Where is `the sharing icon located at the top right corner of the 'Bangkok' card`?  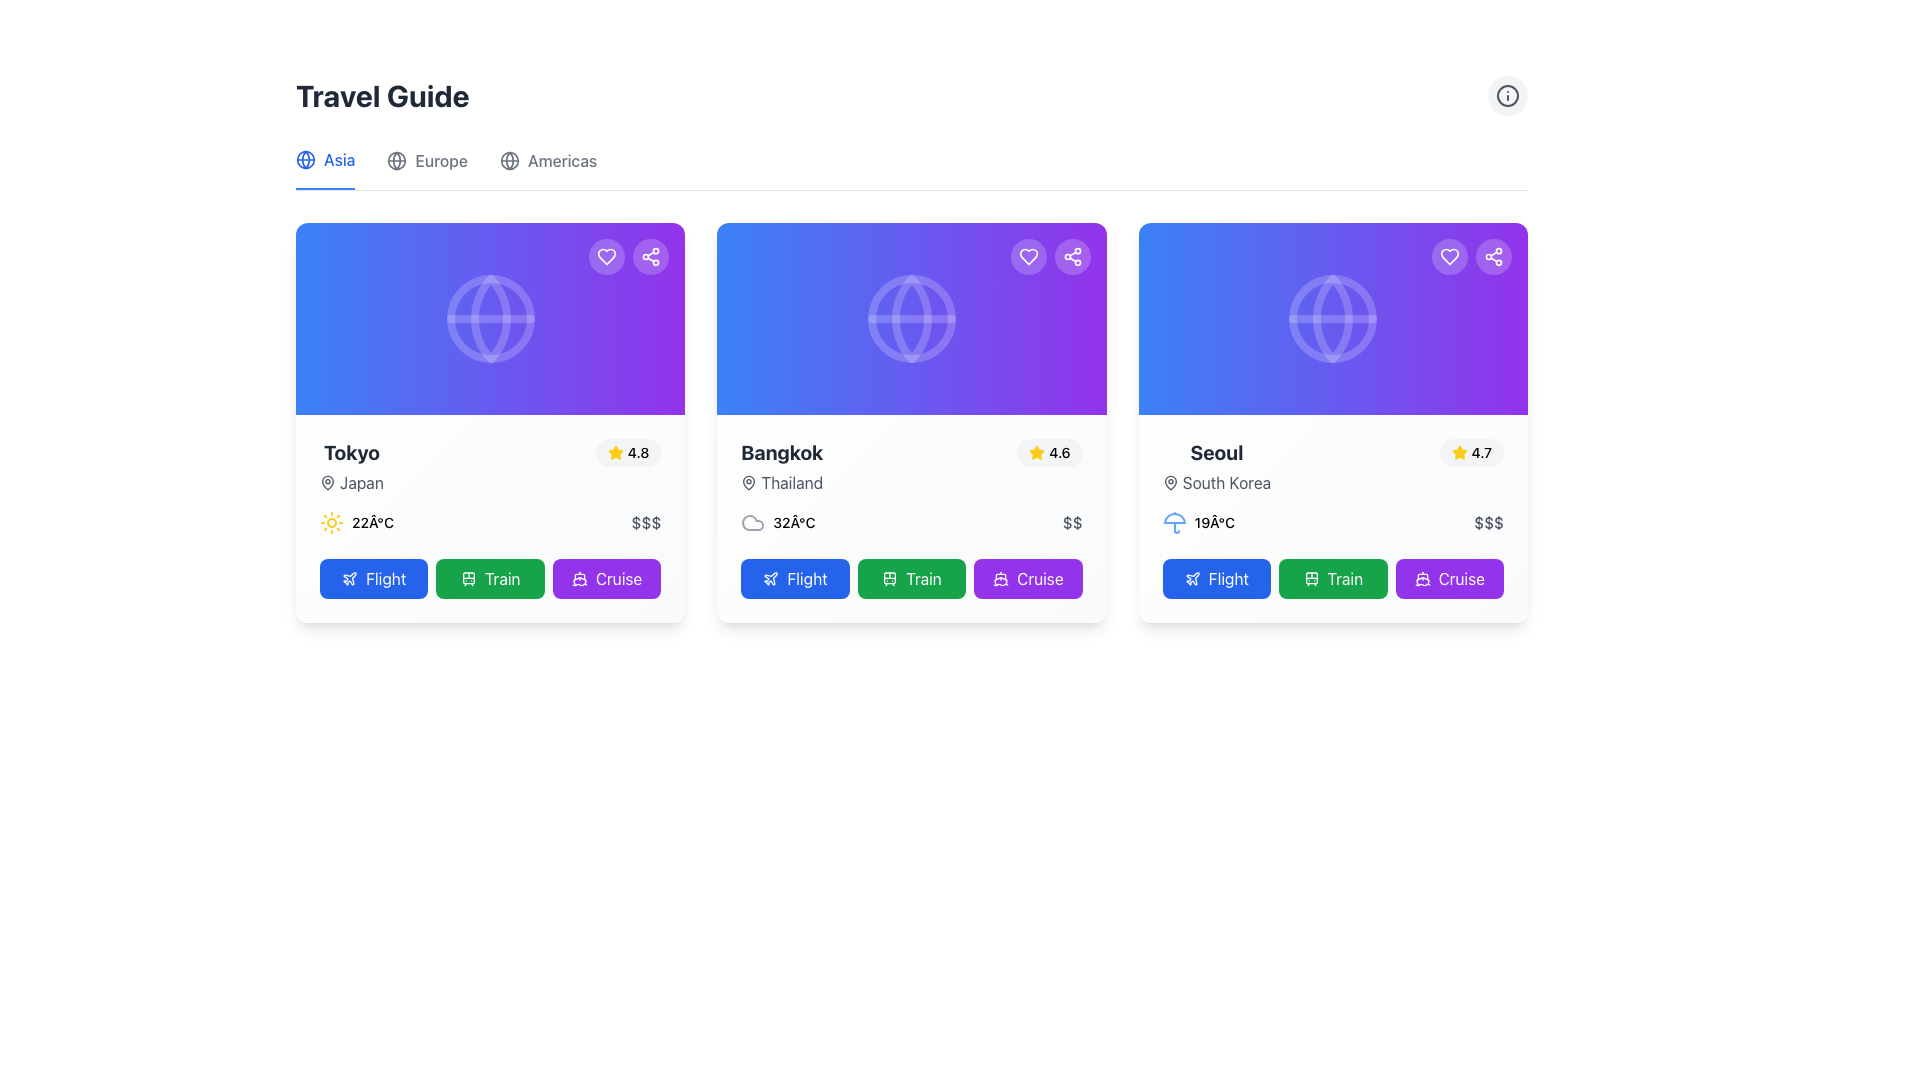
the sharing icon located at the top right corner of the 'Bangkok' card is located at coordinates (1071, 256).